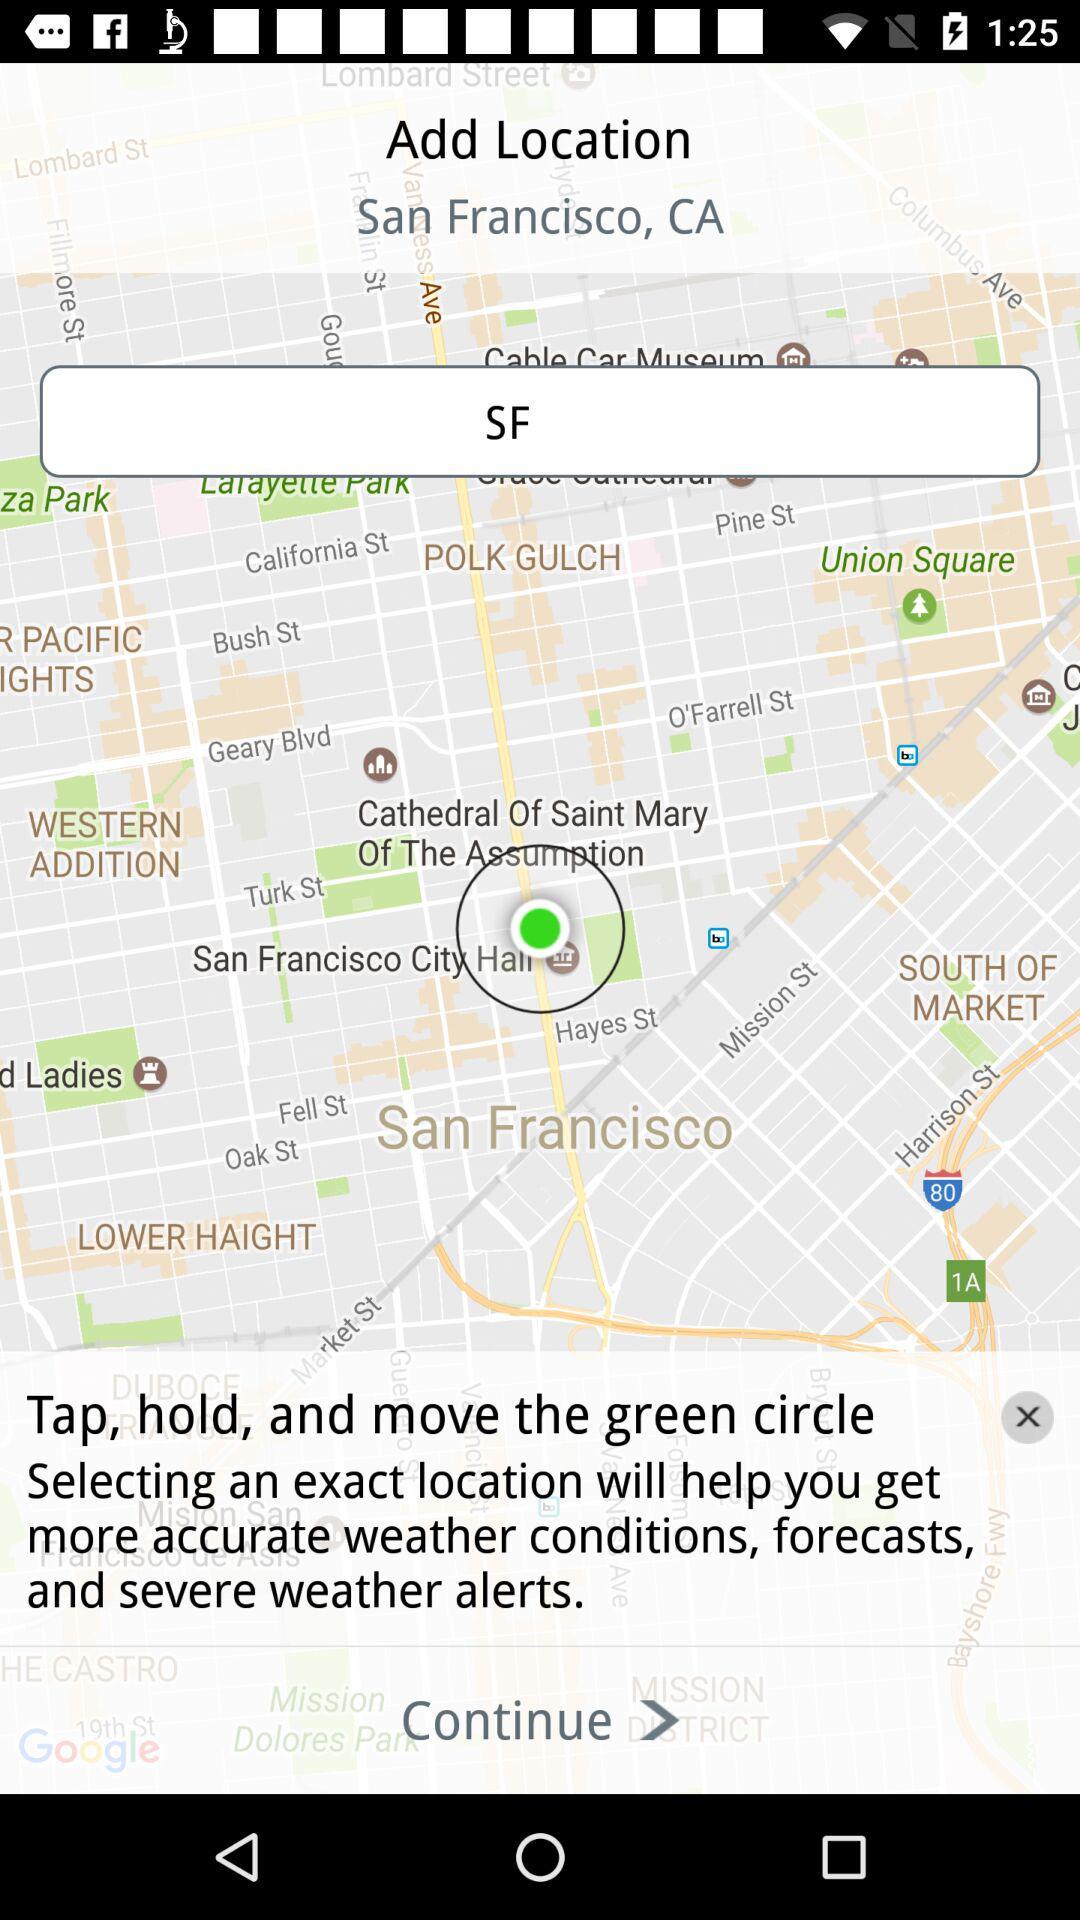  Describe the element at coordinates (1027, 1416) in the screenshot. I see `the icon to the right of tap hold and item` at that location.